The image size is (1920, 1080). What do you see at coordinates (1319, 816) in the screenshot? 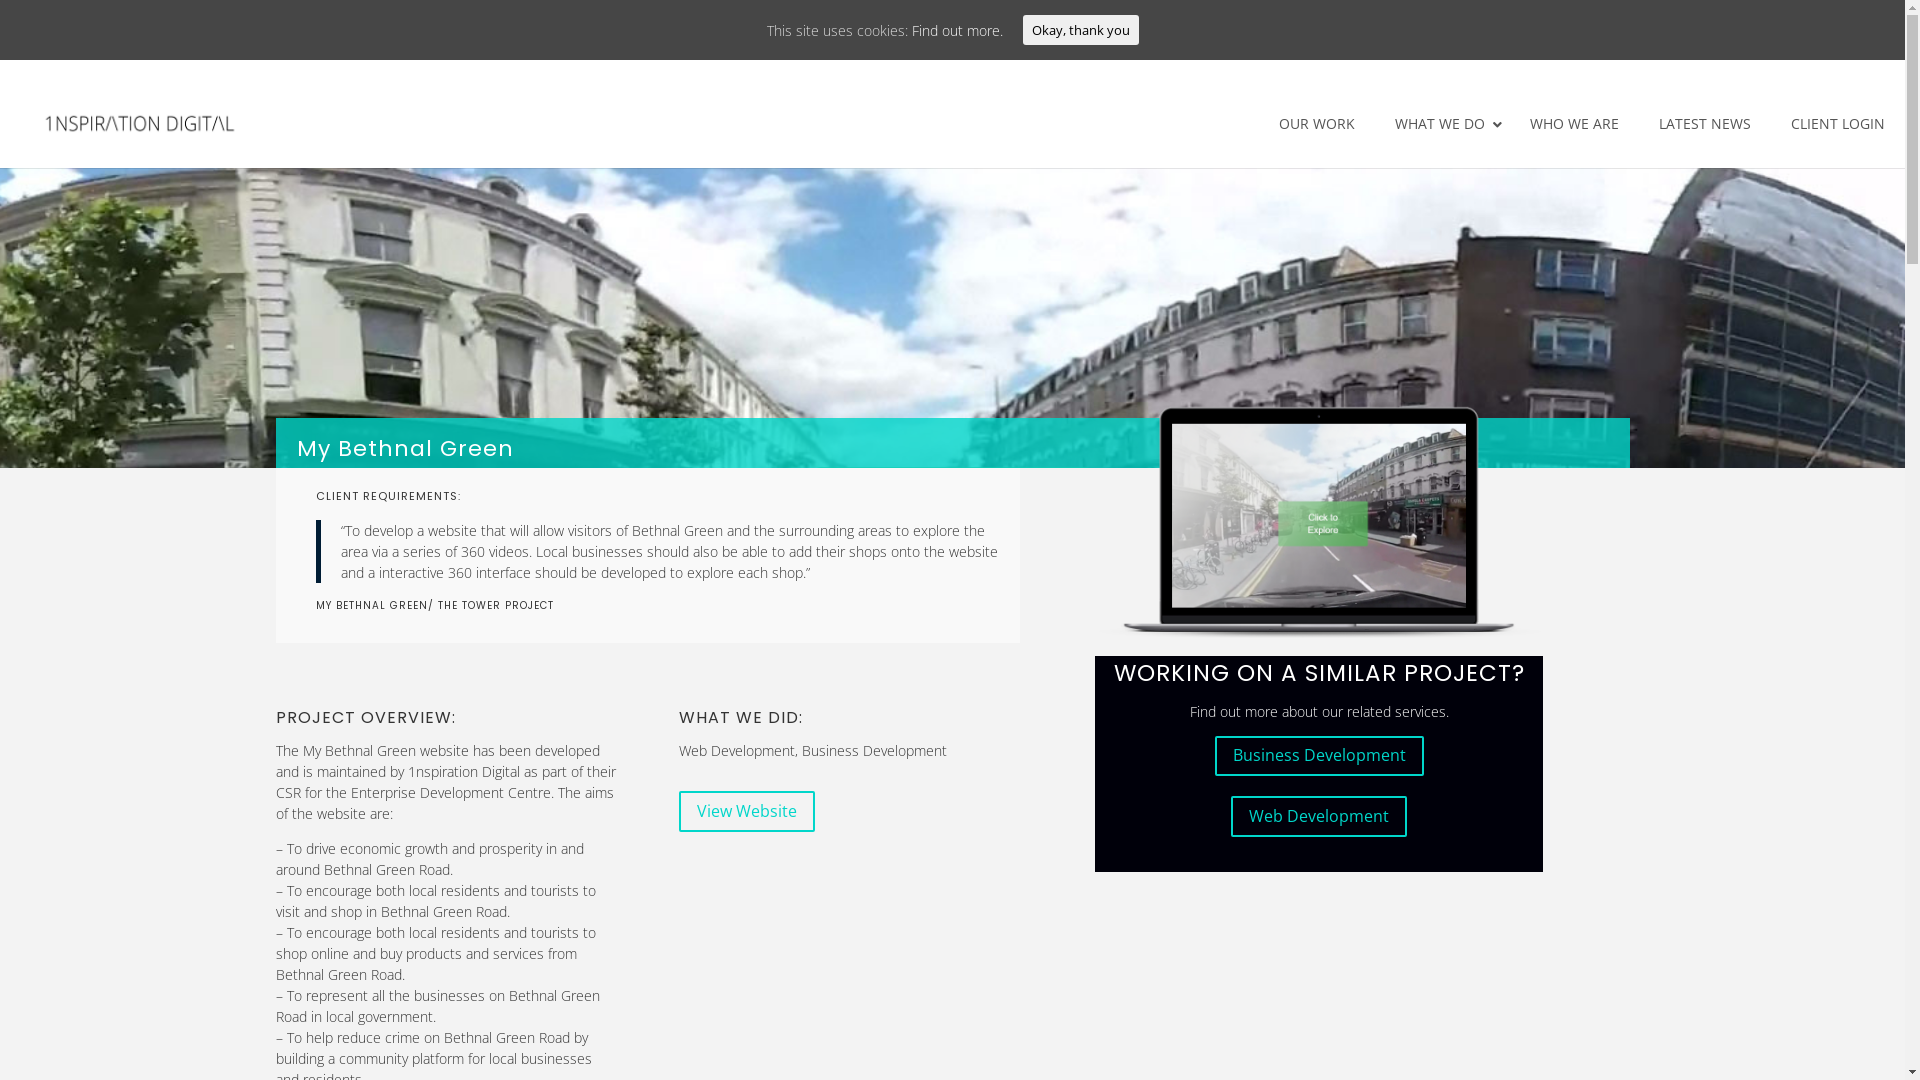
I see `'Web Development'` at bounding box center [1319, 816].